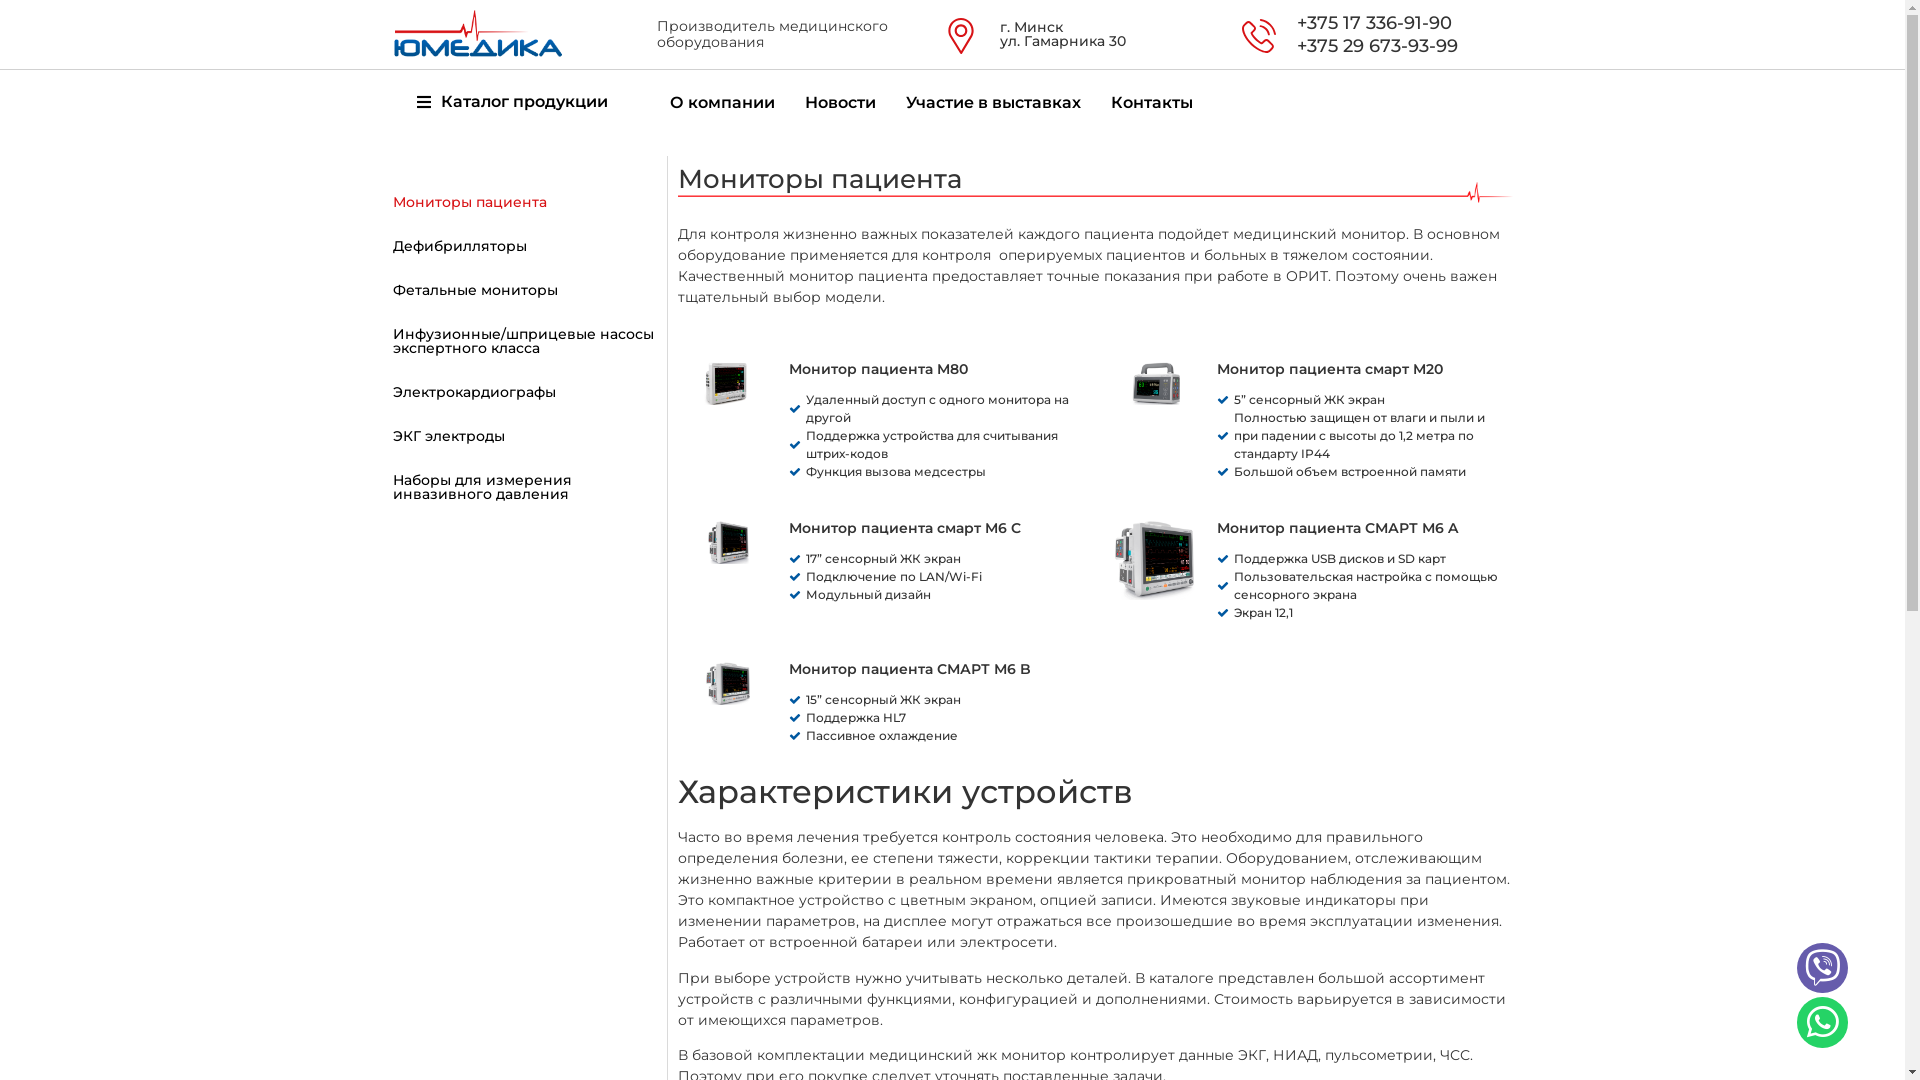 This screenshot has width=1920, height=1080. Describe the element at coordinates (1296, 45) in the screenshot. I see `'+375 29 673-93-99'` at that location.